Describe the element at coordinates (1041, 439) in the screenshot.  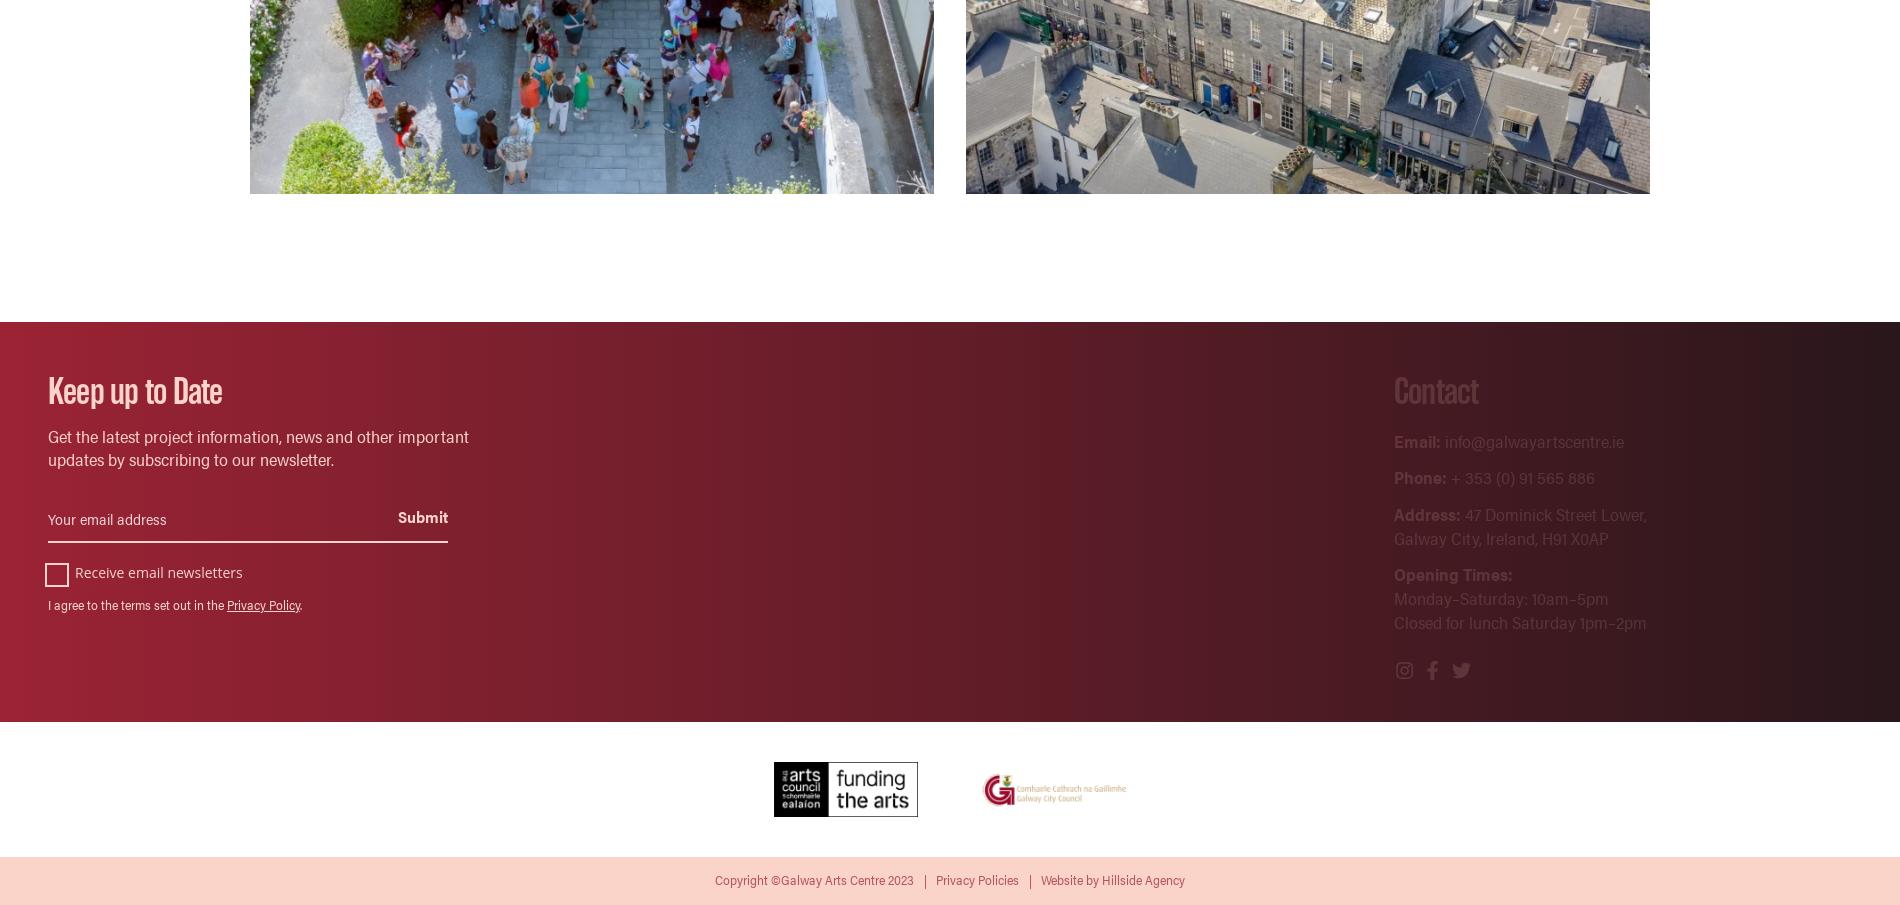
I see `'Your Visit'` at that location.